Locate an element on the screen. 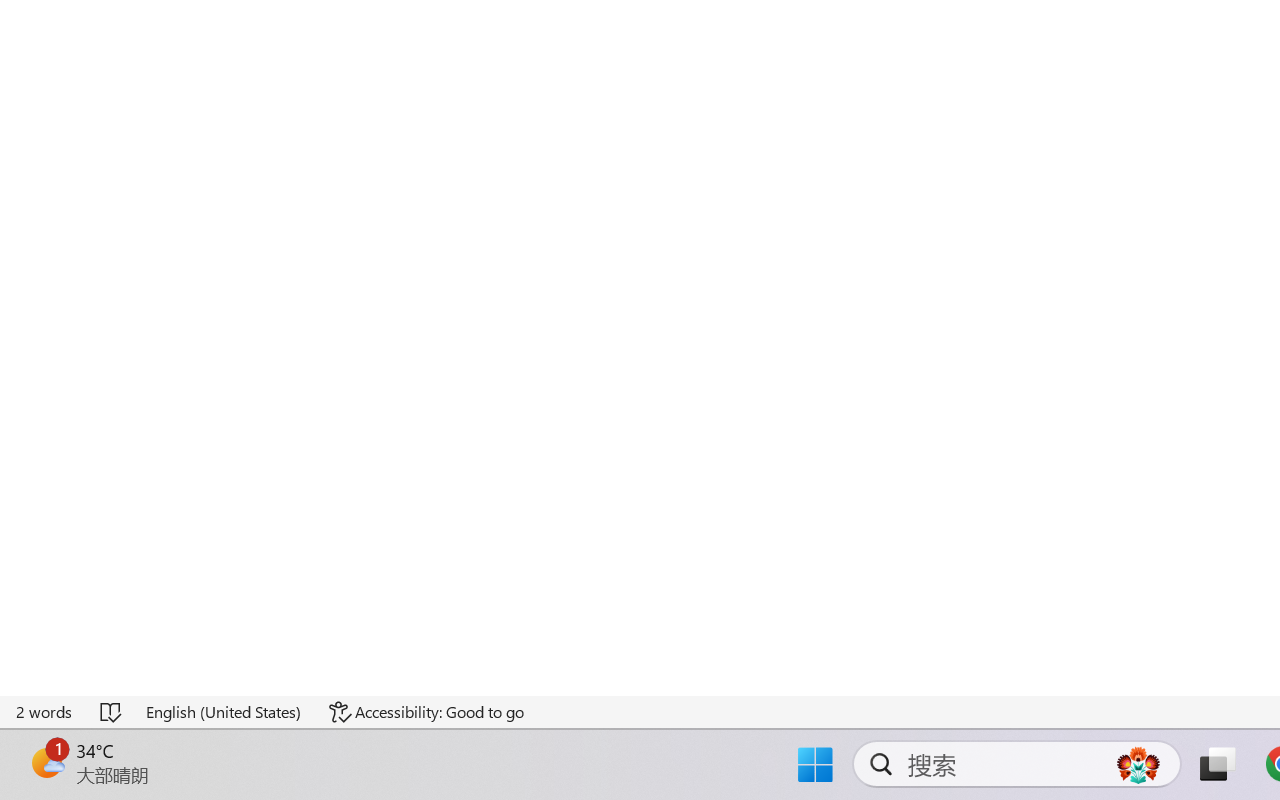 This screenshot has height=800, width=1280. 'Spelling and Grammar Check No Errors' is located at coordinates (111, 711).